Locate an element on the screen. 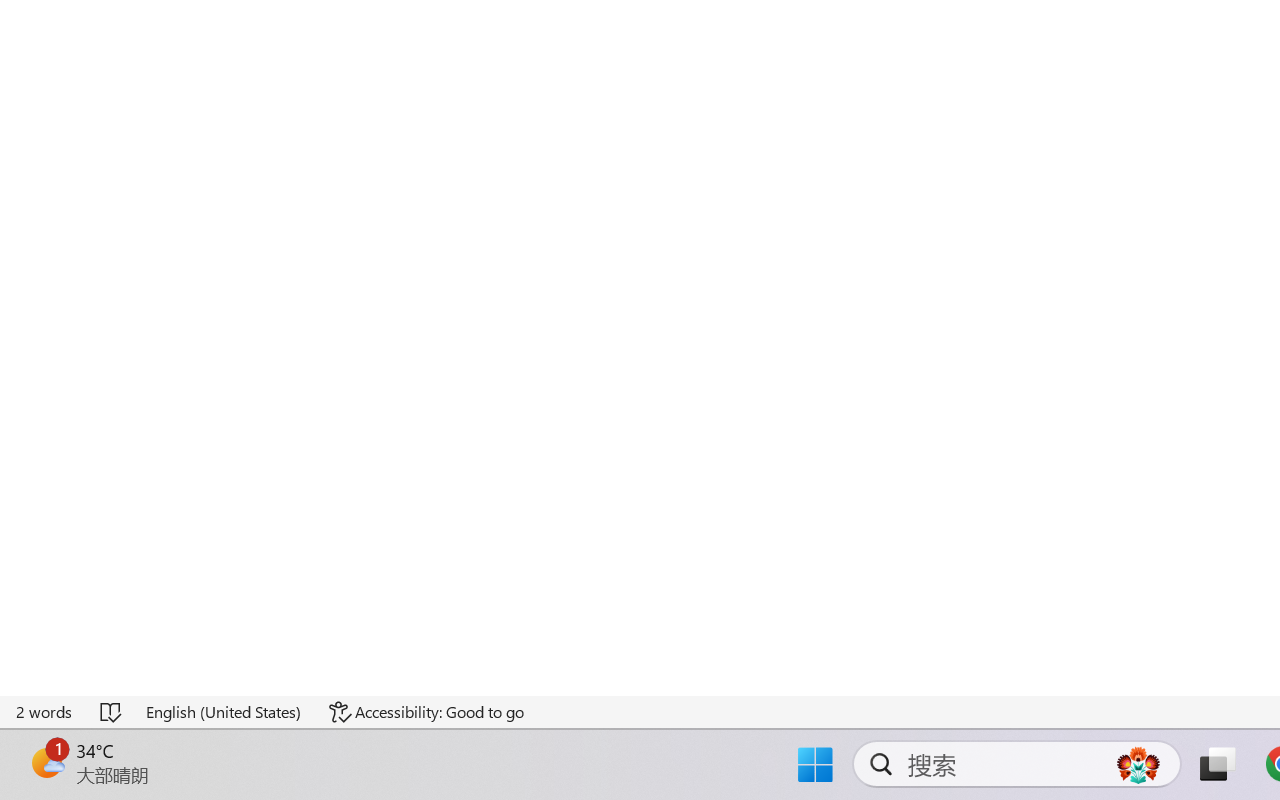 This screenshot has height=800, width=1280. 'Spelling and Grammar Check No Errors' is located at coordinates (111, 711).